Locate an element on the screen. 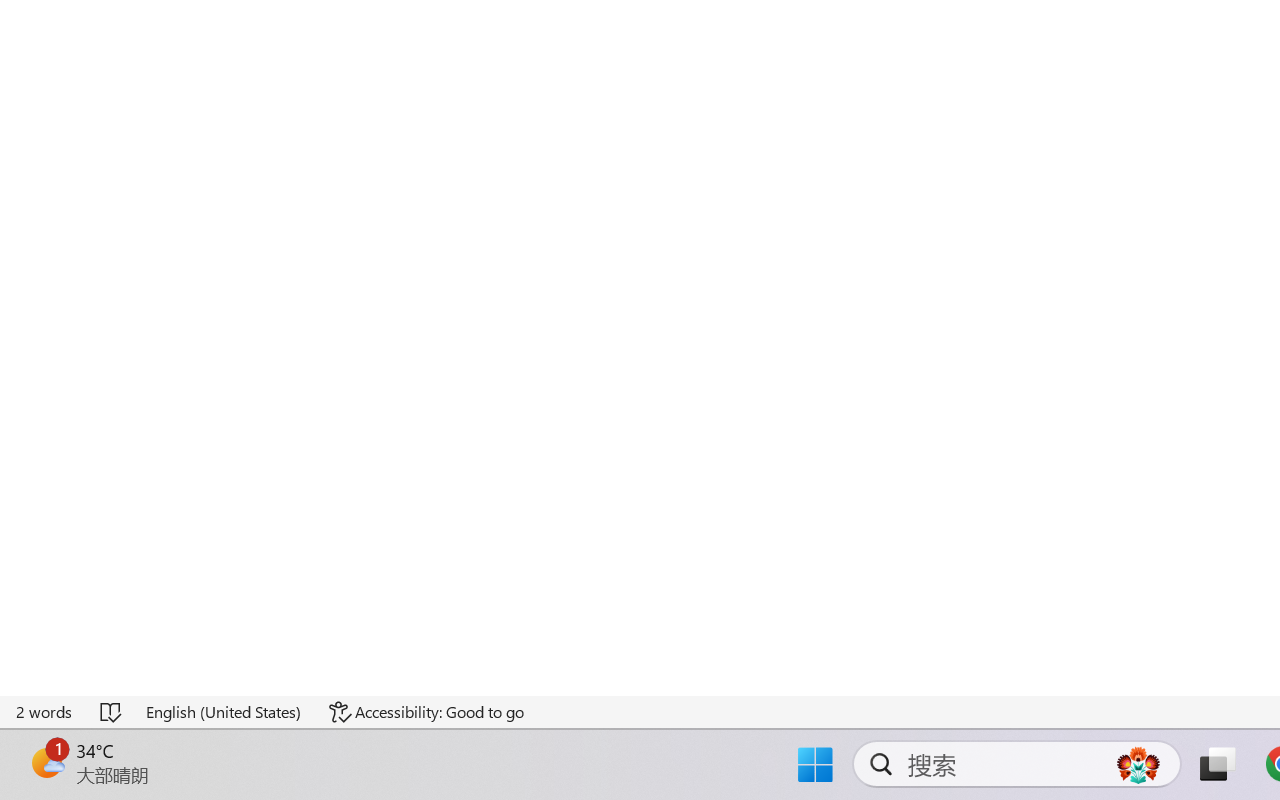 This screenshot has height=800, width=1280. 'Spelling and Grammar Check No Errors' is located at coordinates (111, 711).